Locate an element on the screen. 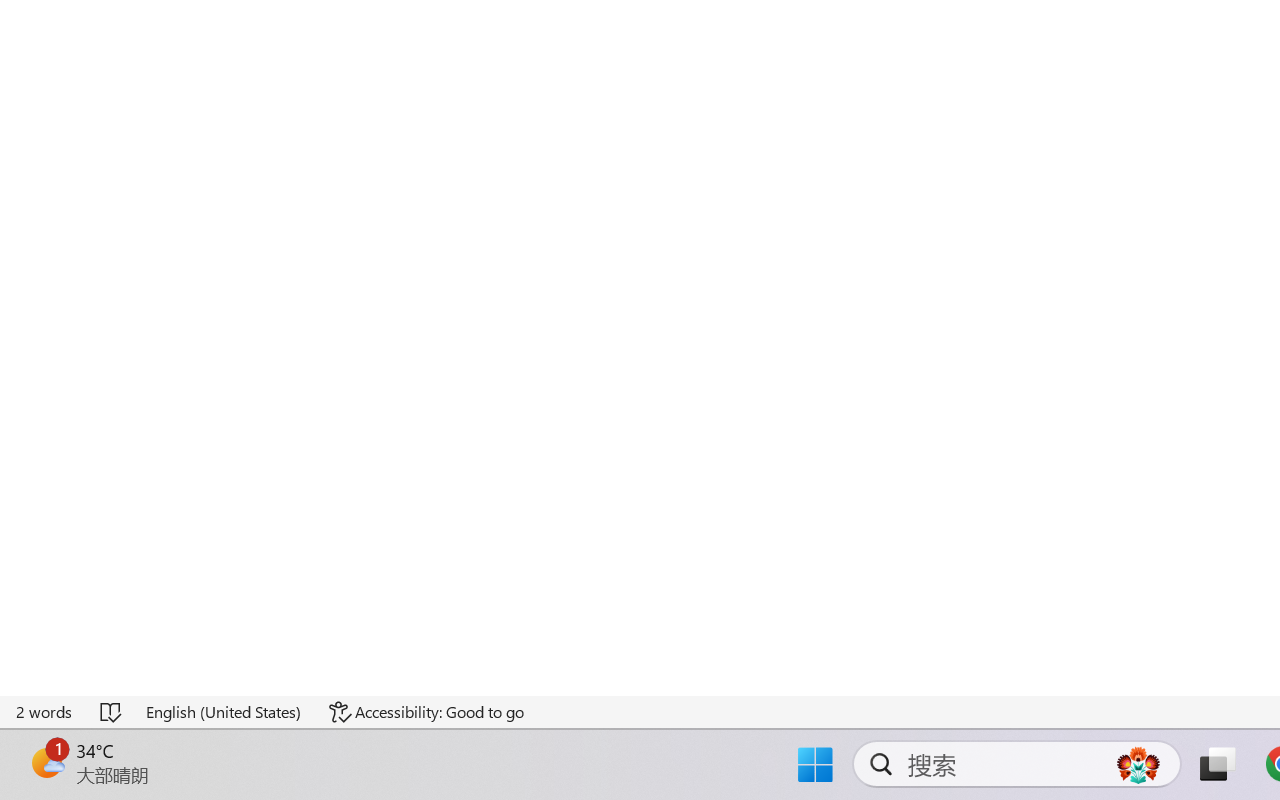 This screenshot has height=800, width=1280. 'Spelling and Grammar Check No Errors' is located at coordinates (111, 711).